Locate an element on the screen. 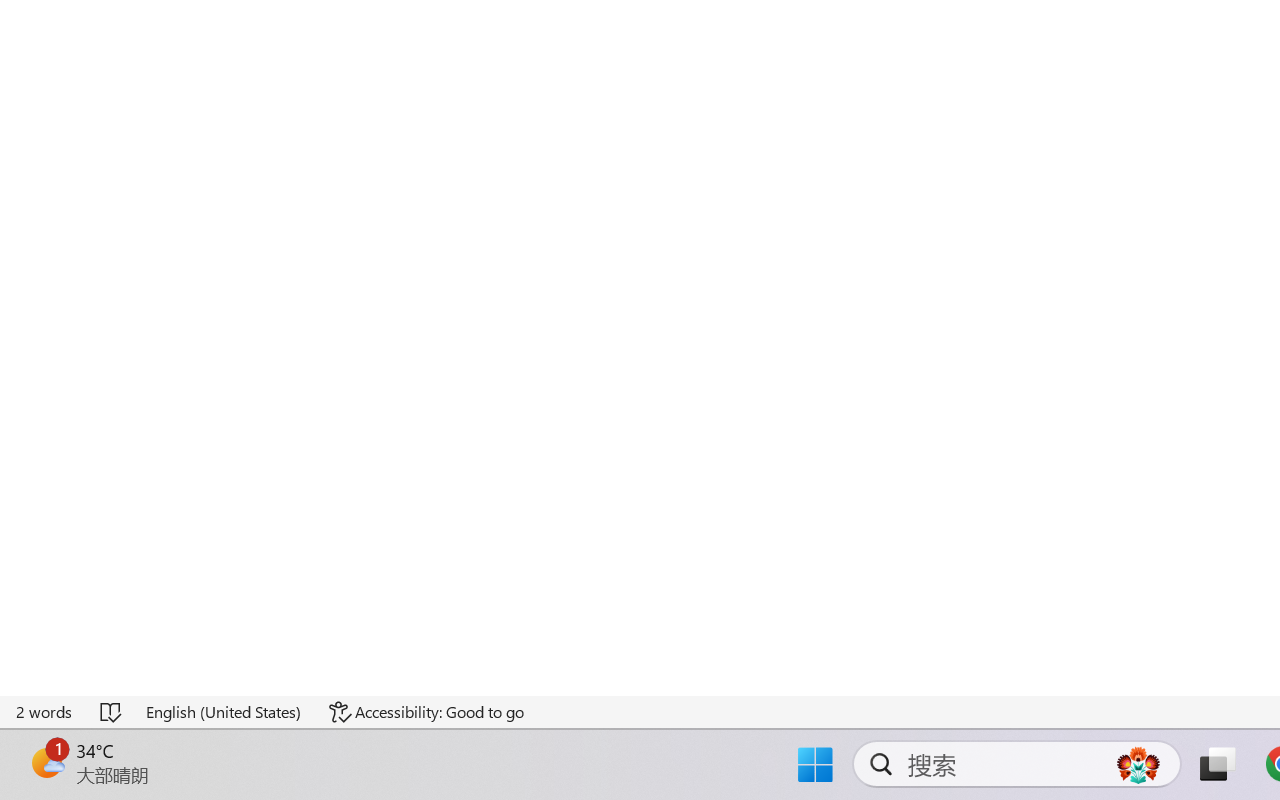 This screenshot has height=800, width=1280. 'Spelling and Grammar Check No Errors' is located at coordinates (111, 711).